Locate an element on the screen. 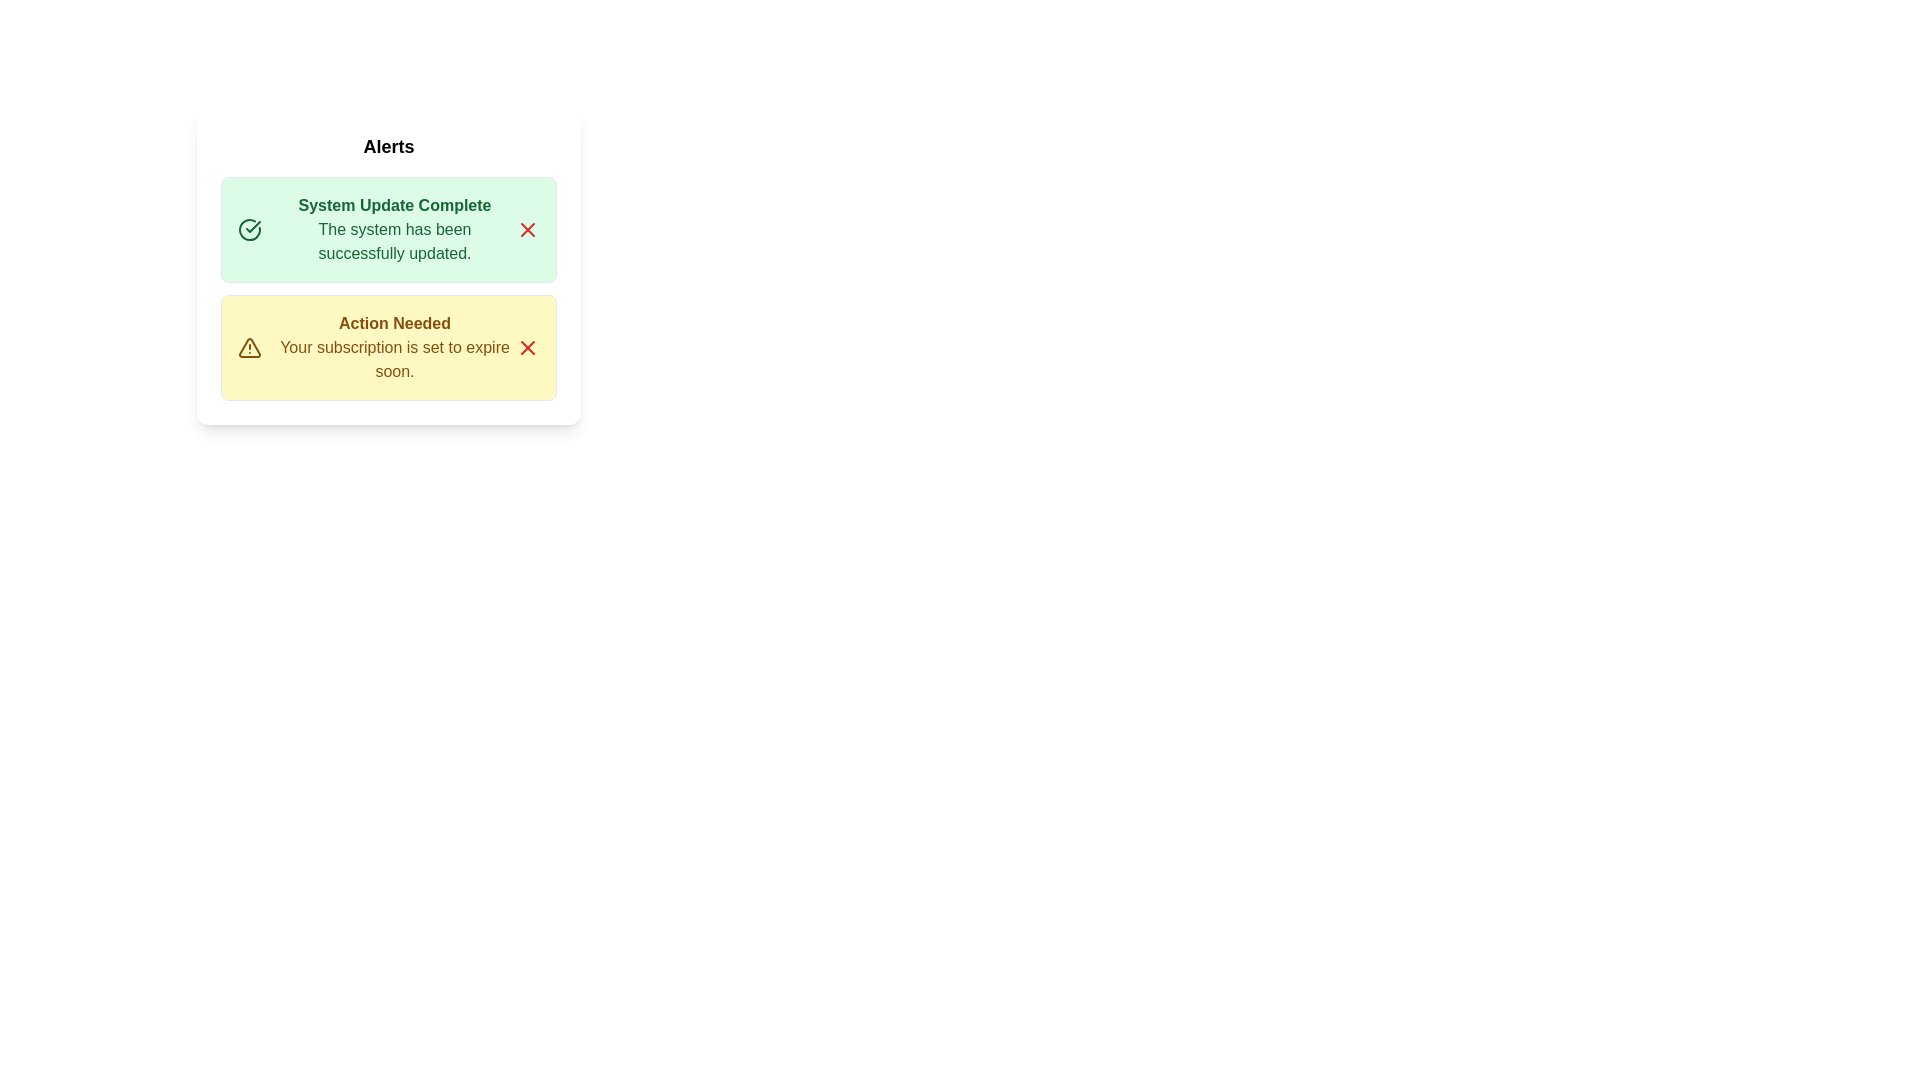 The width and height of the screenshot is (1920, 1080). the notification header to focus on its details is located at coordinates (388, 205).